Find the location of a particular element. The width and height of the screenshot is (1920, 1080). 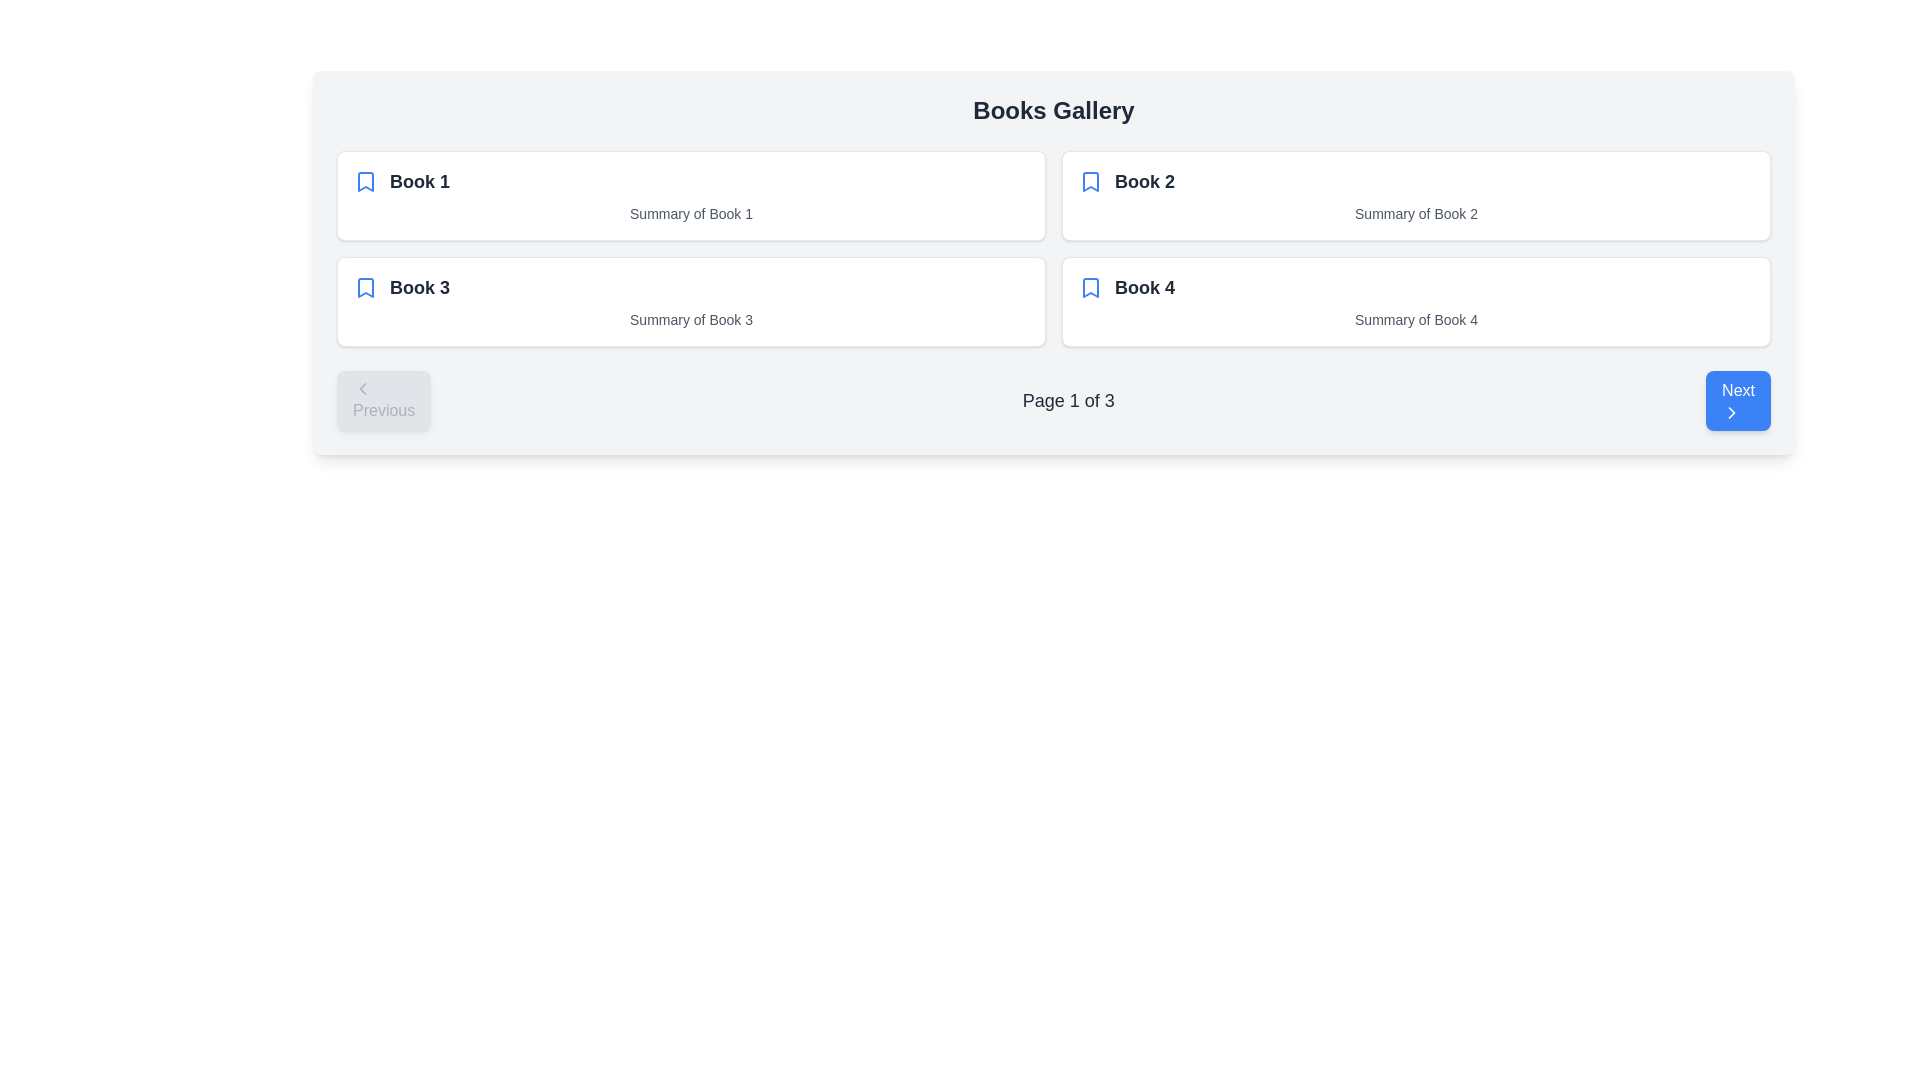

the SVG Icon that indicates saving or marking the associated book item located at the top-right quadrant of the gallery interface, adjacent to the title 'Book 2' is located at coordinates (1089, 181).